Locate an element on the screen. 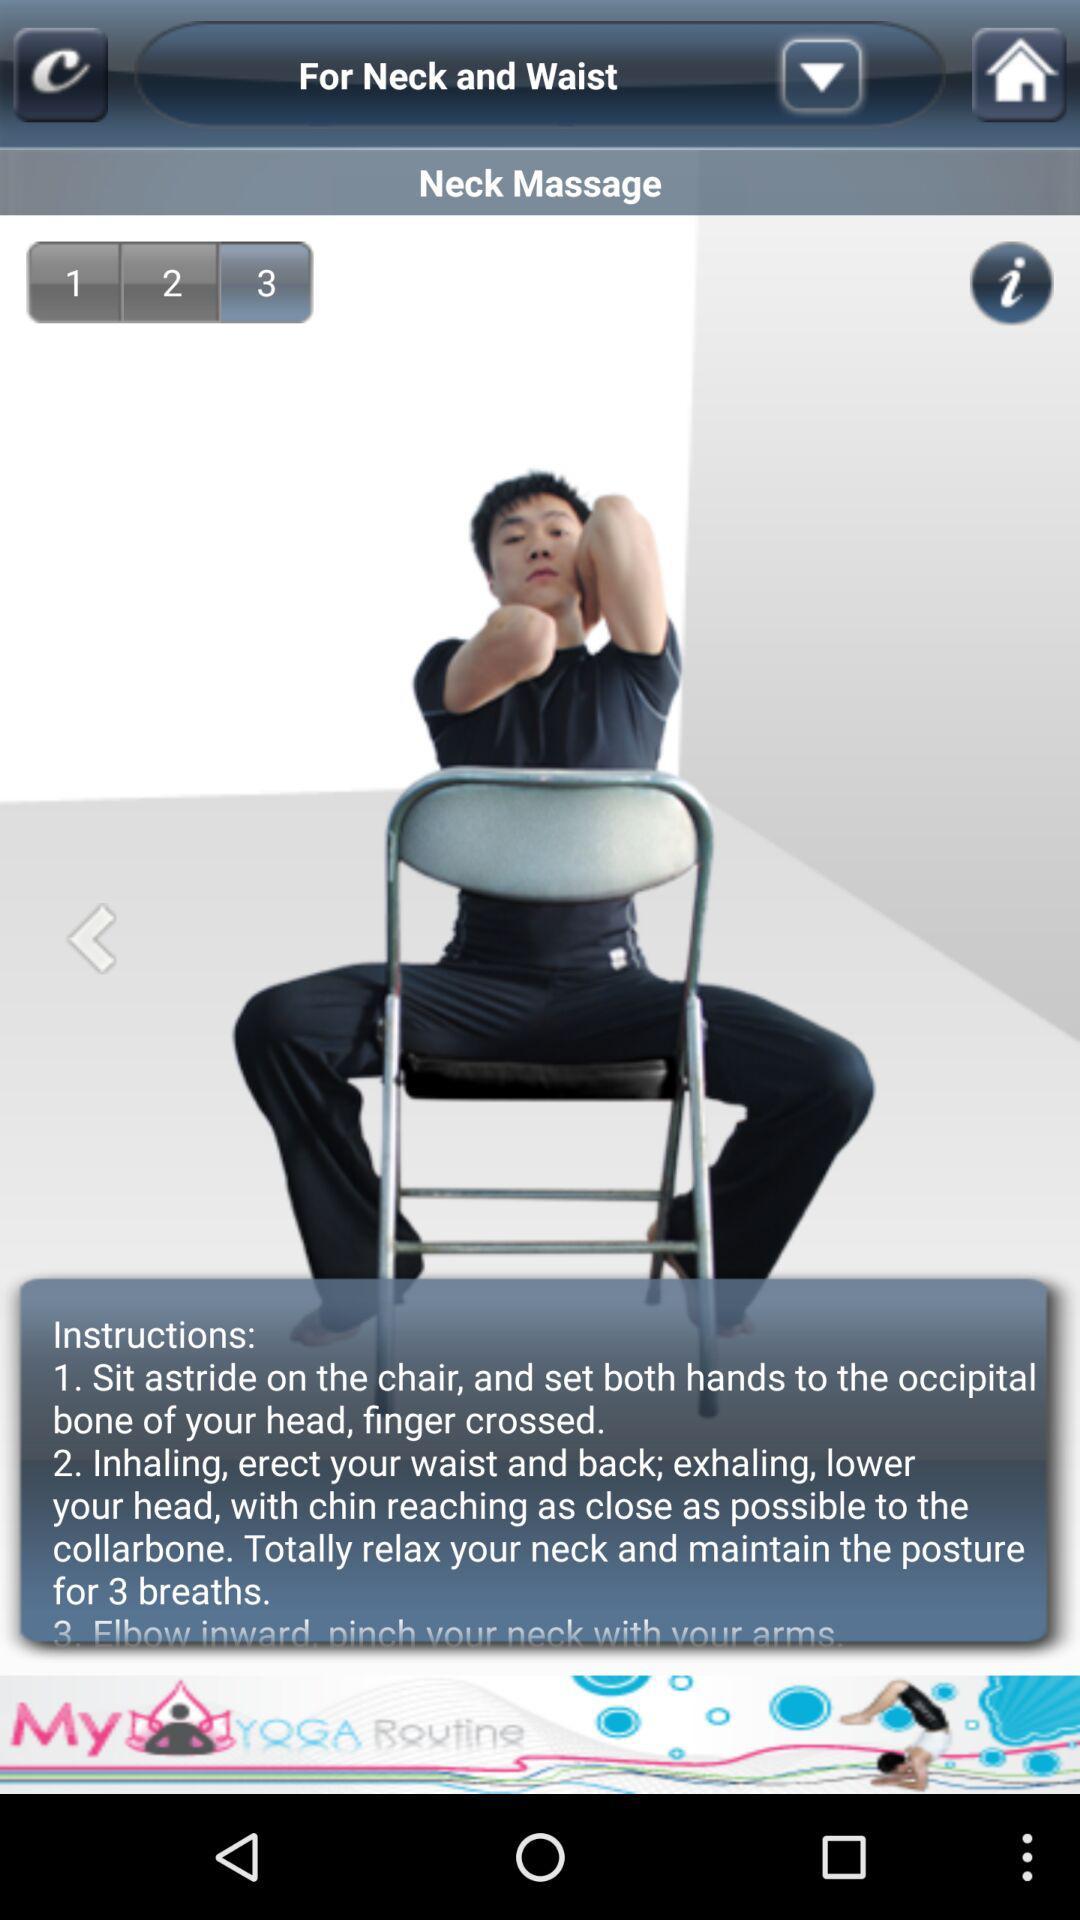  information is located at coordinates (1011, 282).